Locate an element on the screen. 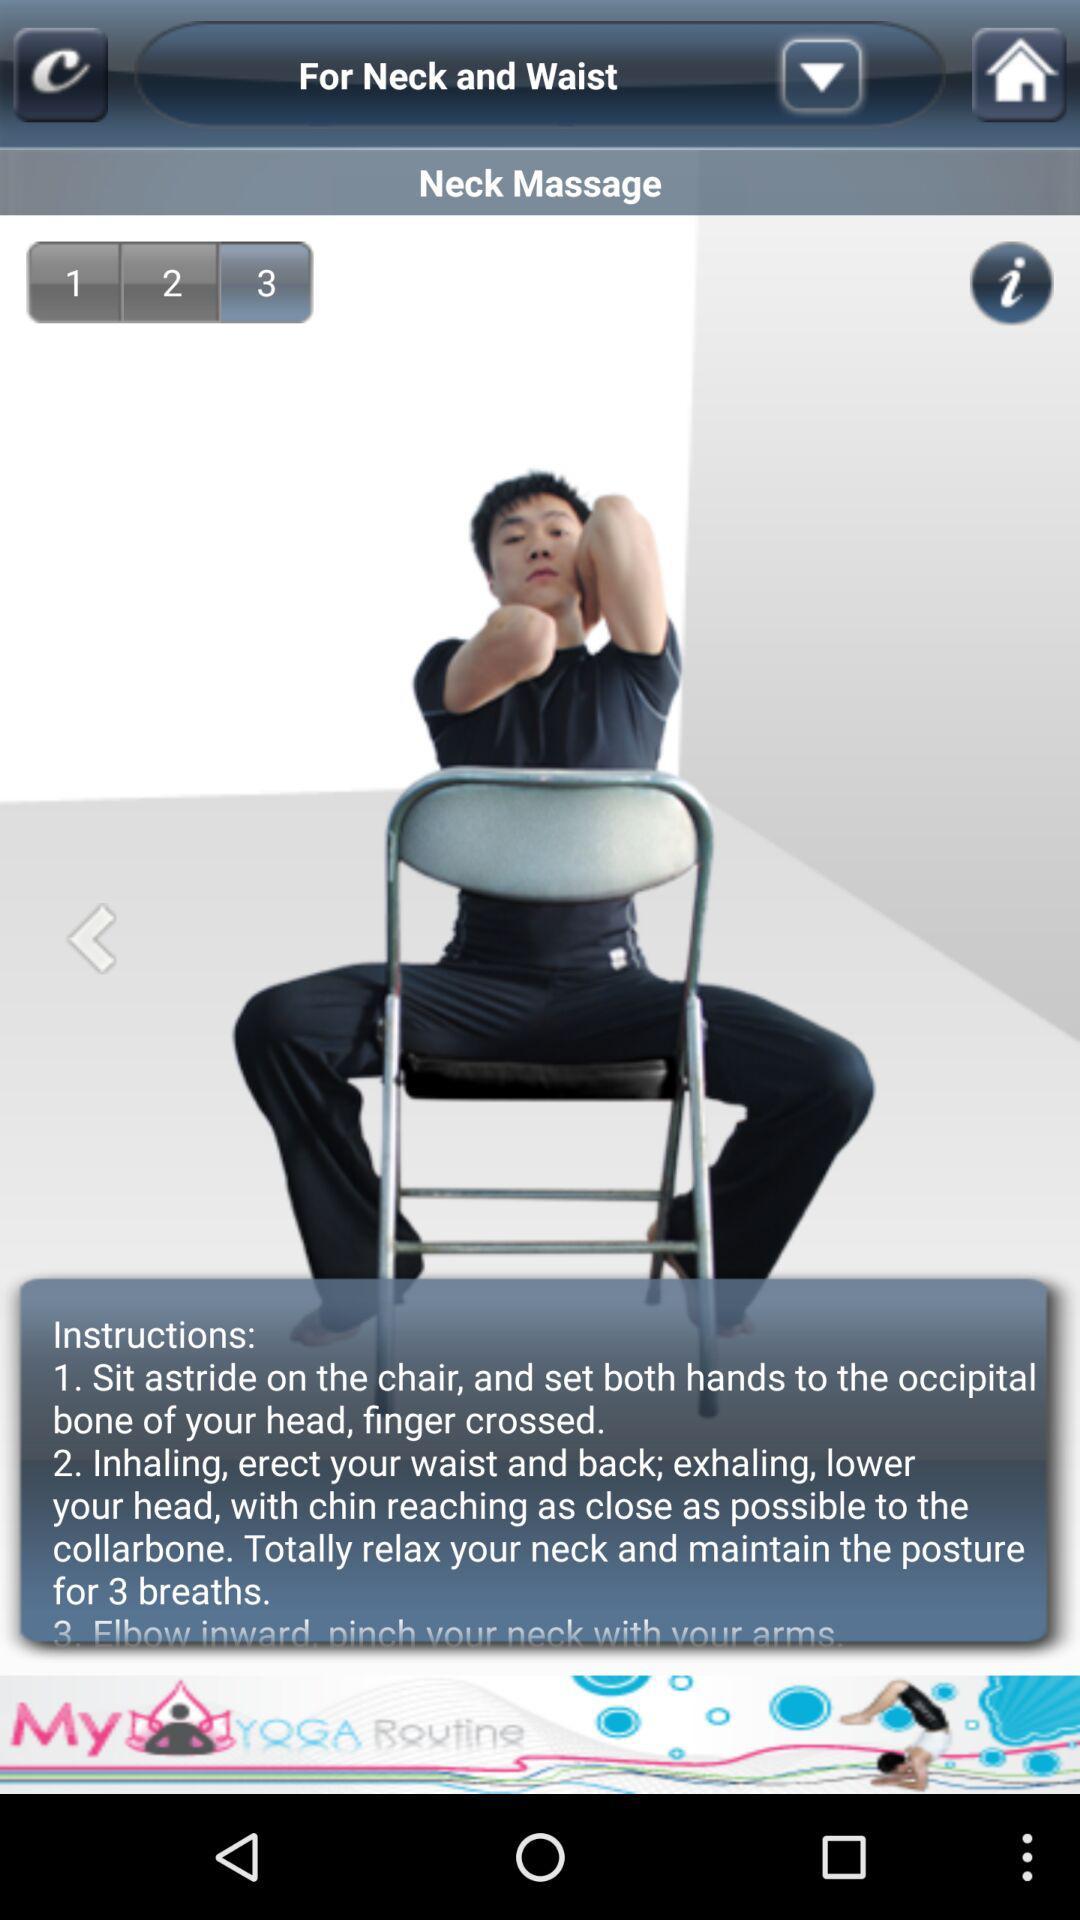  information is located at coordinates (1011, 282).